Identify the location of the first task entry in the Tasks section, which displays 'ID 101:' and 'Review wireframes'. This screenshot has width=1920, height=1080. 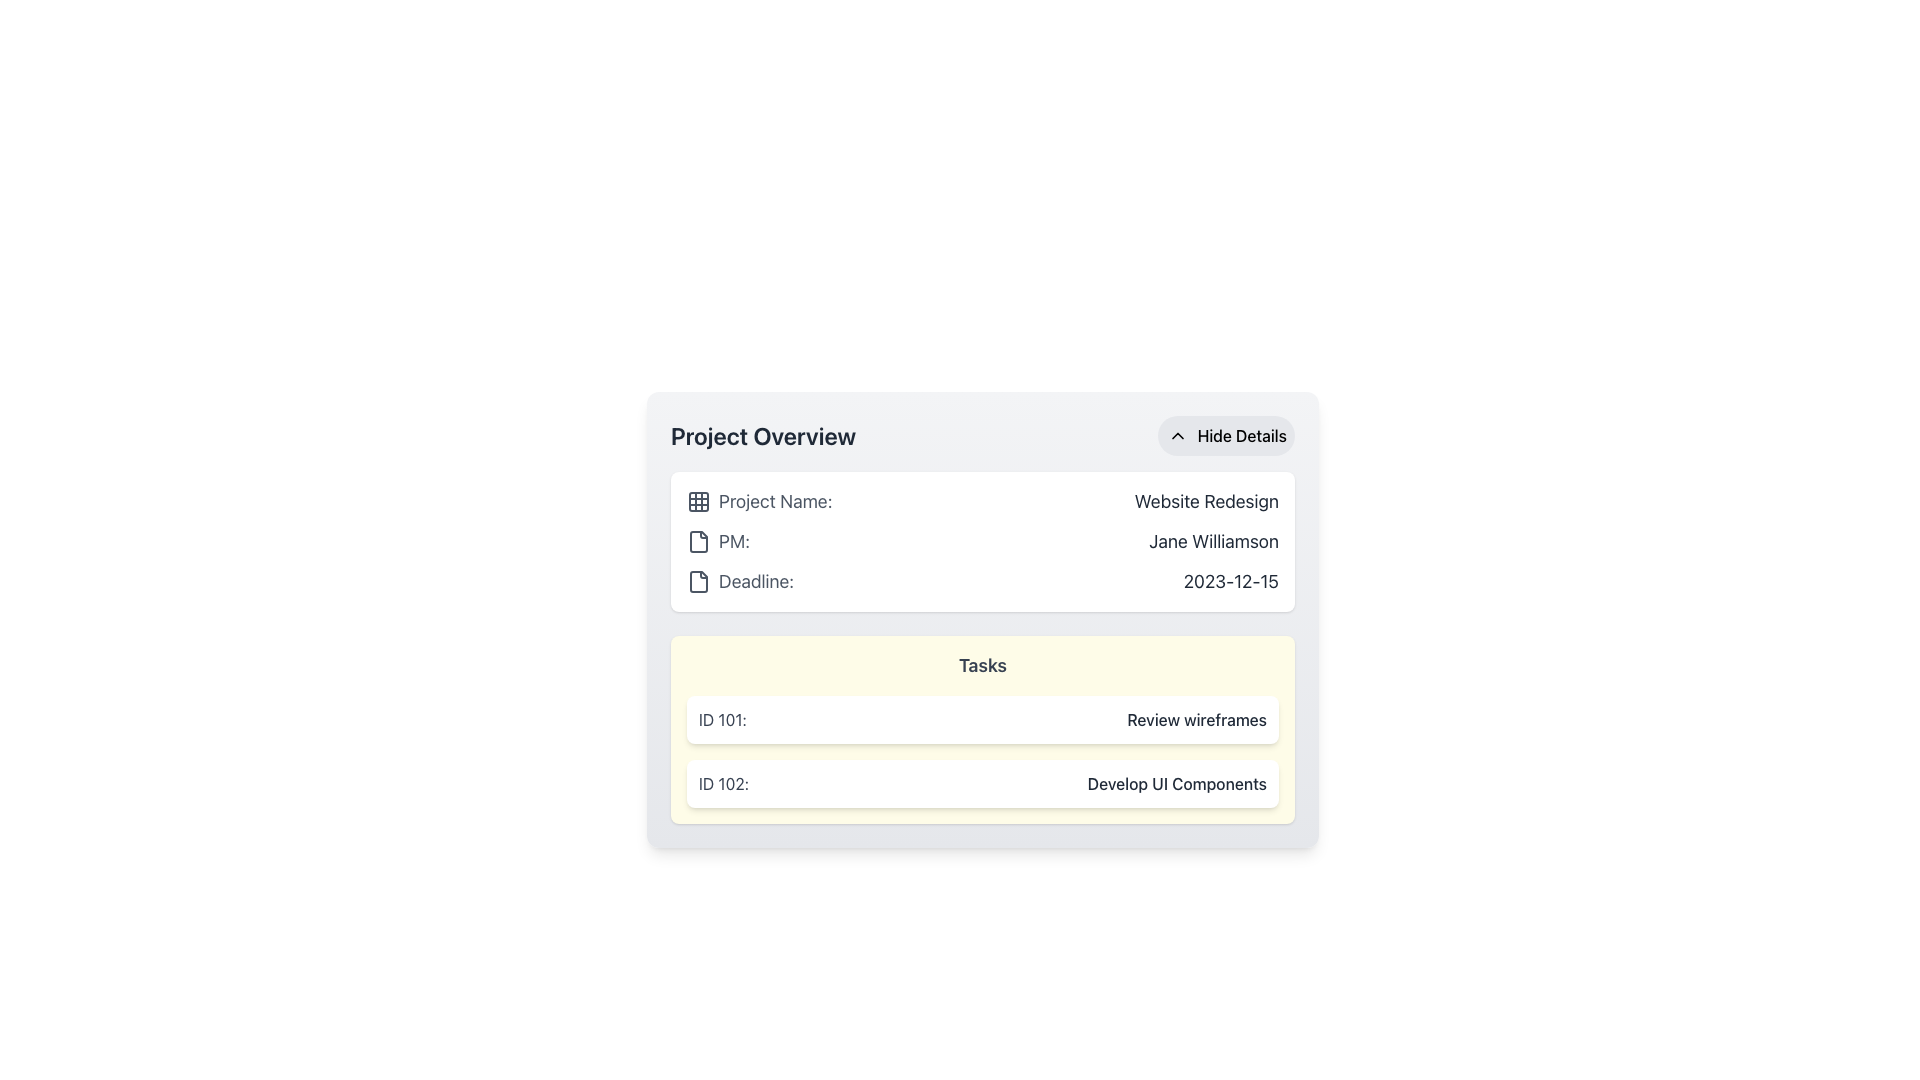
(983, 720).